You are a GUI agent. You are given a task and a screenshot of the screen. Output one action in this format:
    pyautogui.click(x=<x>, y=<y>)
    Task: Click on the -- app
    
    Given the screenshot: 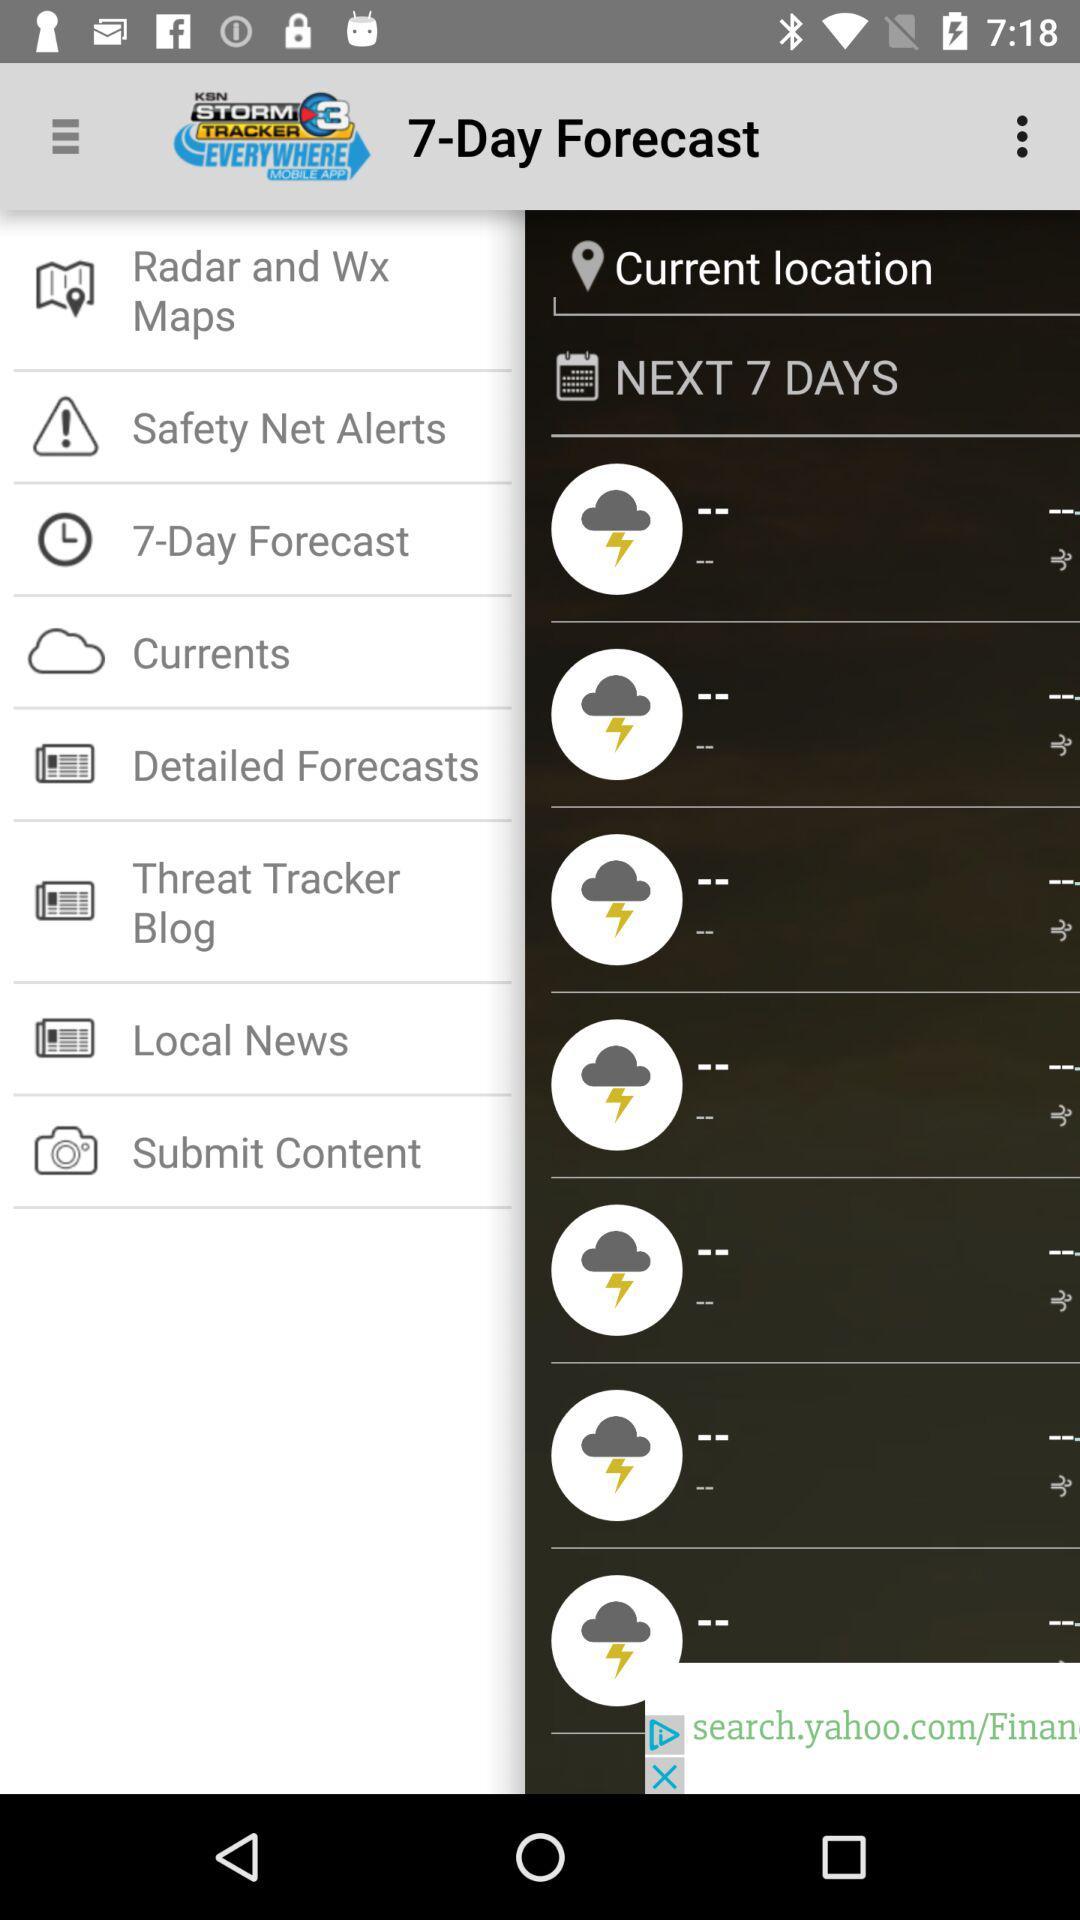 What is the action you would take?
    pyautogui.click(x=1060, y=692)
    